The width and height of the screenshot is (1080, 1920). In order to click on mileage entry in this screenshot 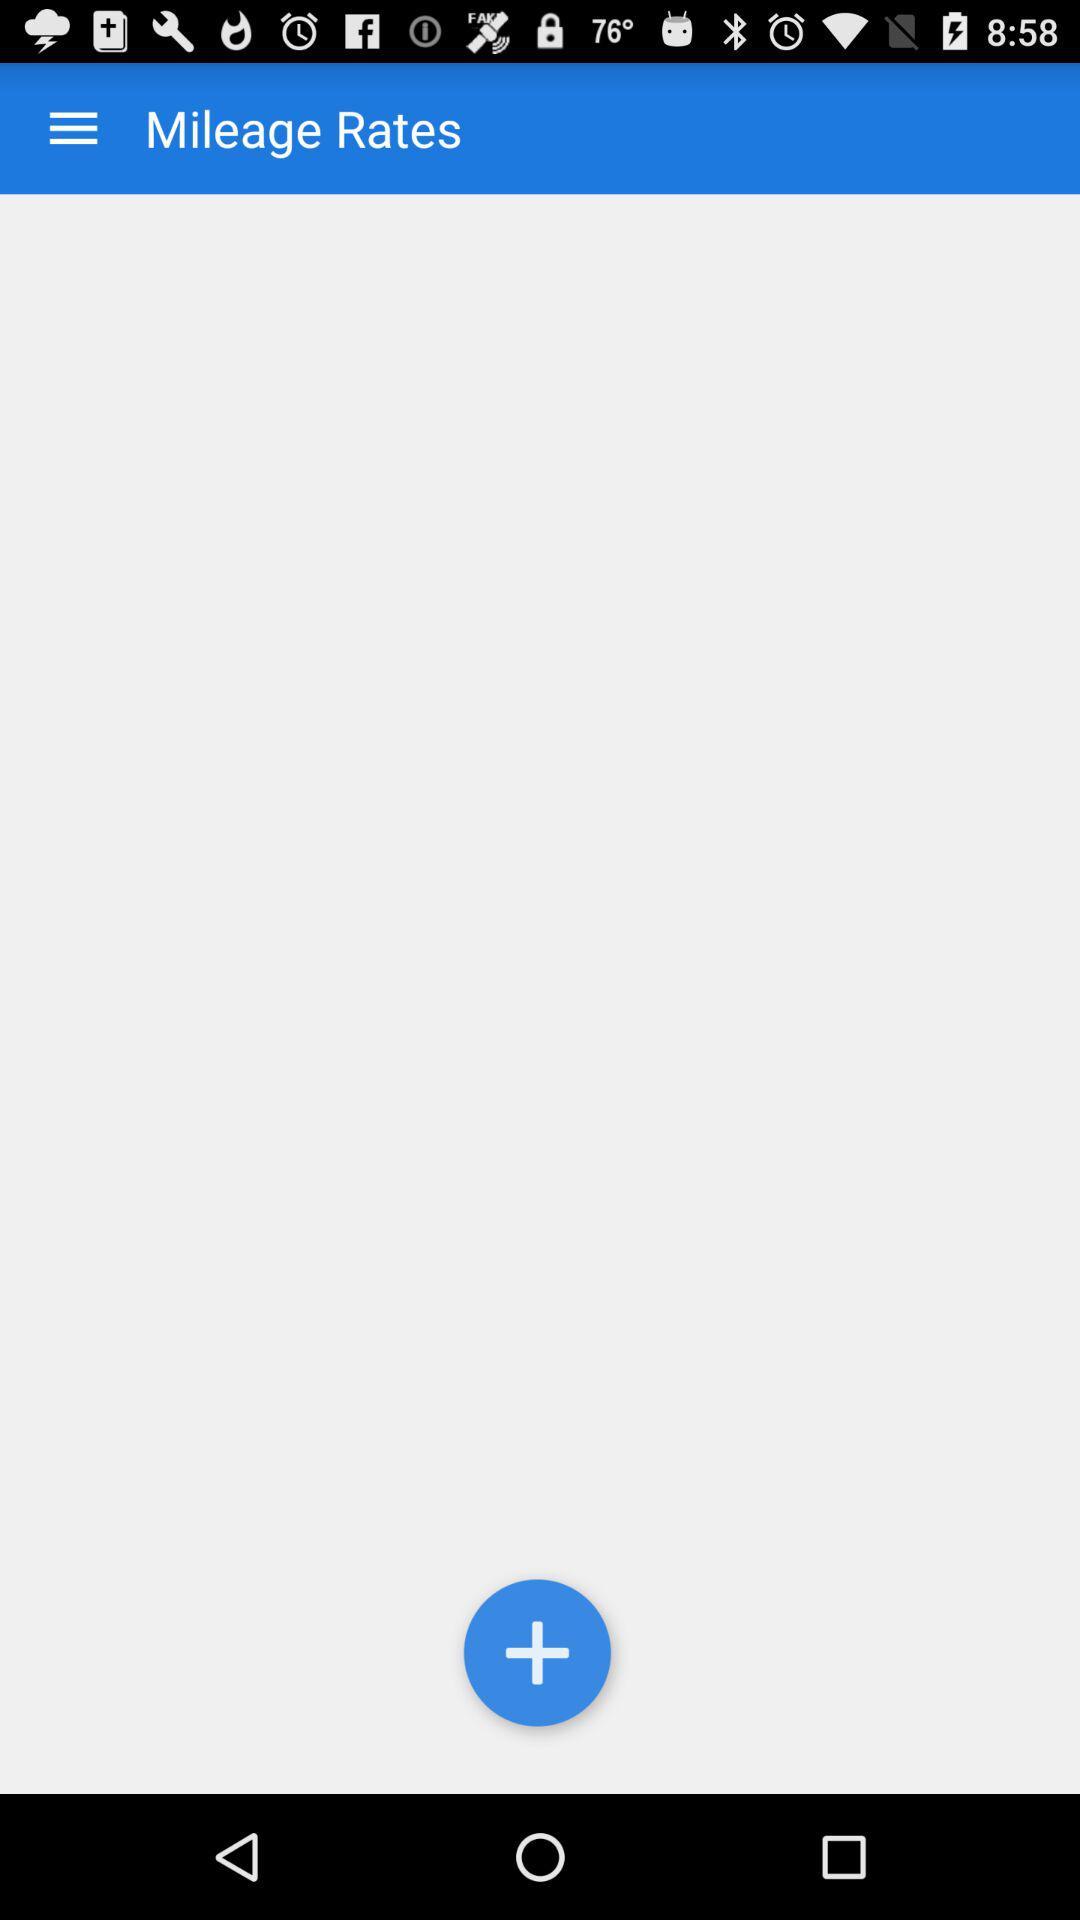, I will do `click(540, 994)`.